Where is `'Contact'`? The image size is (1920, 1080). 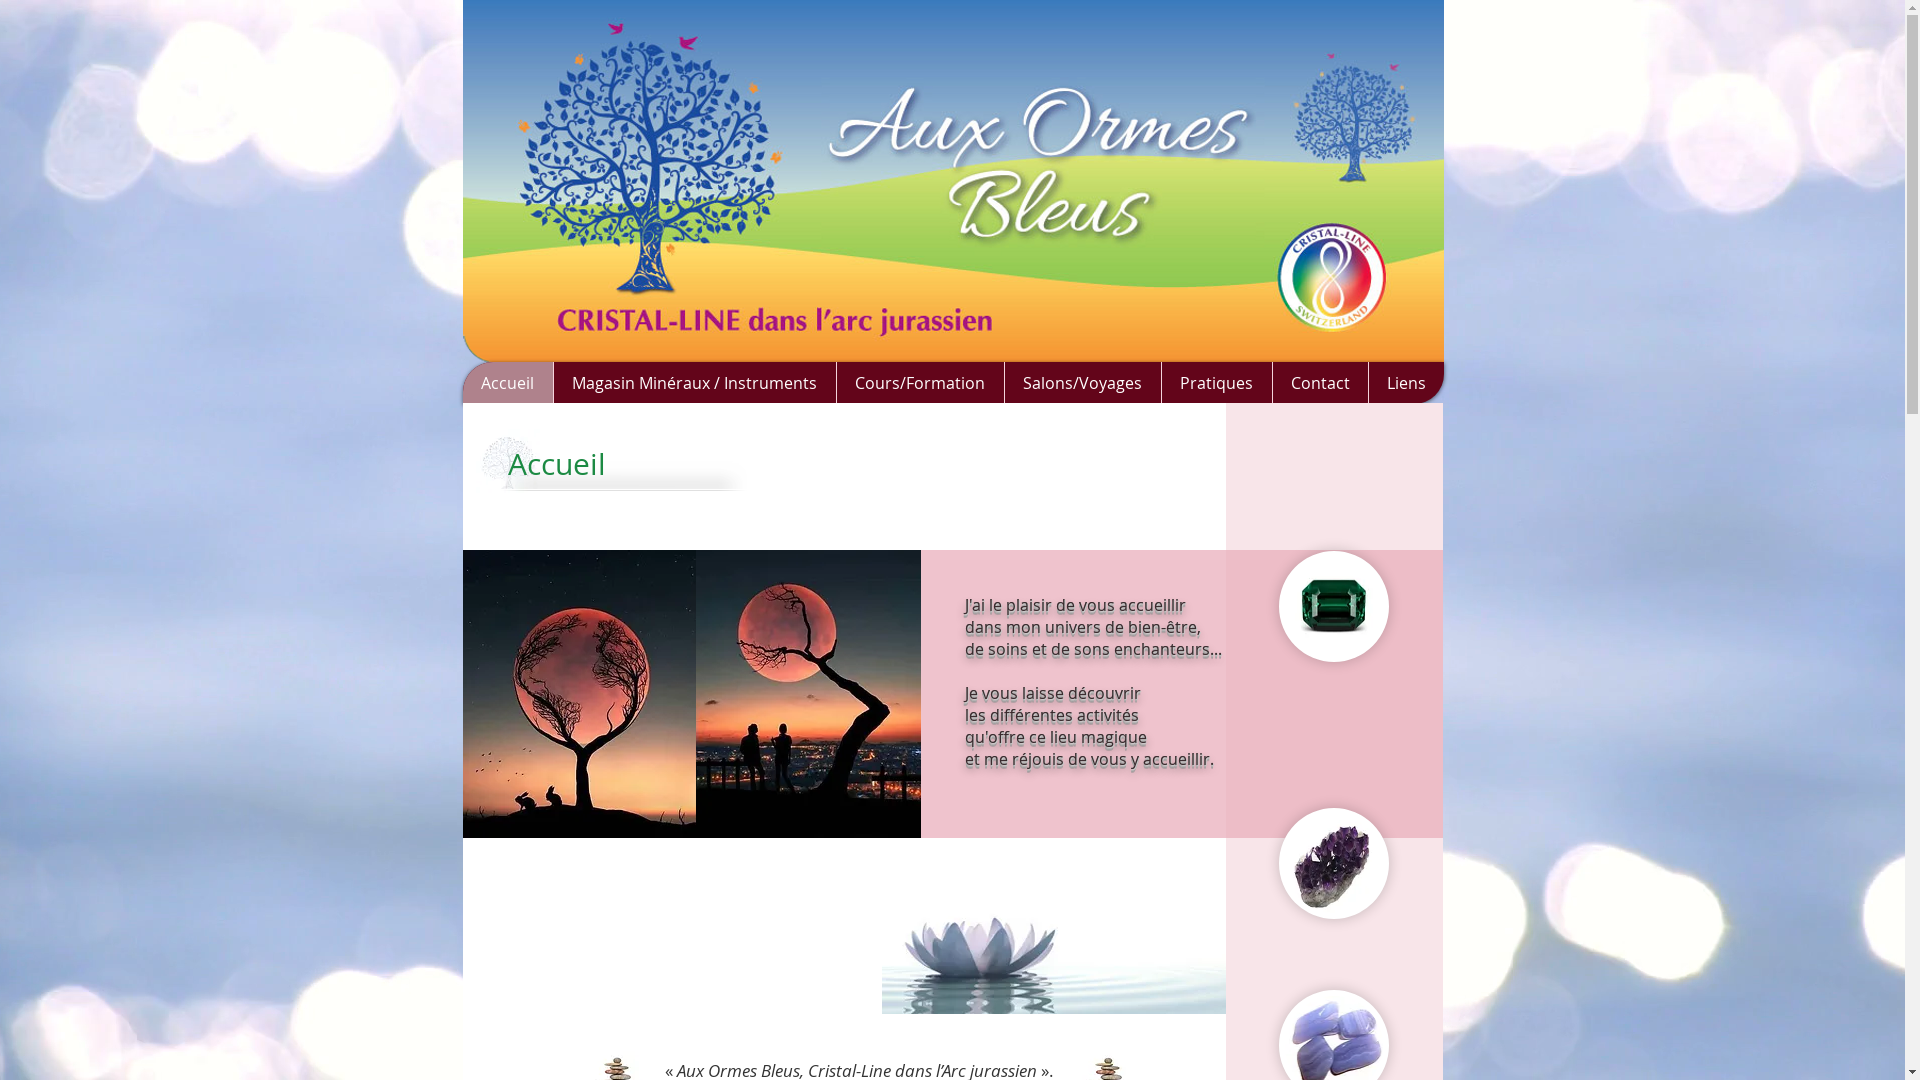
'Contact' is located at coordinates (1271, 382).